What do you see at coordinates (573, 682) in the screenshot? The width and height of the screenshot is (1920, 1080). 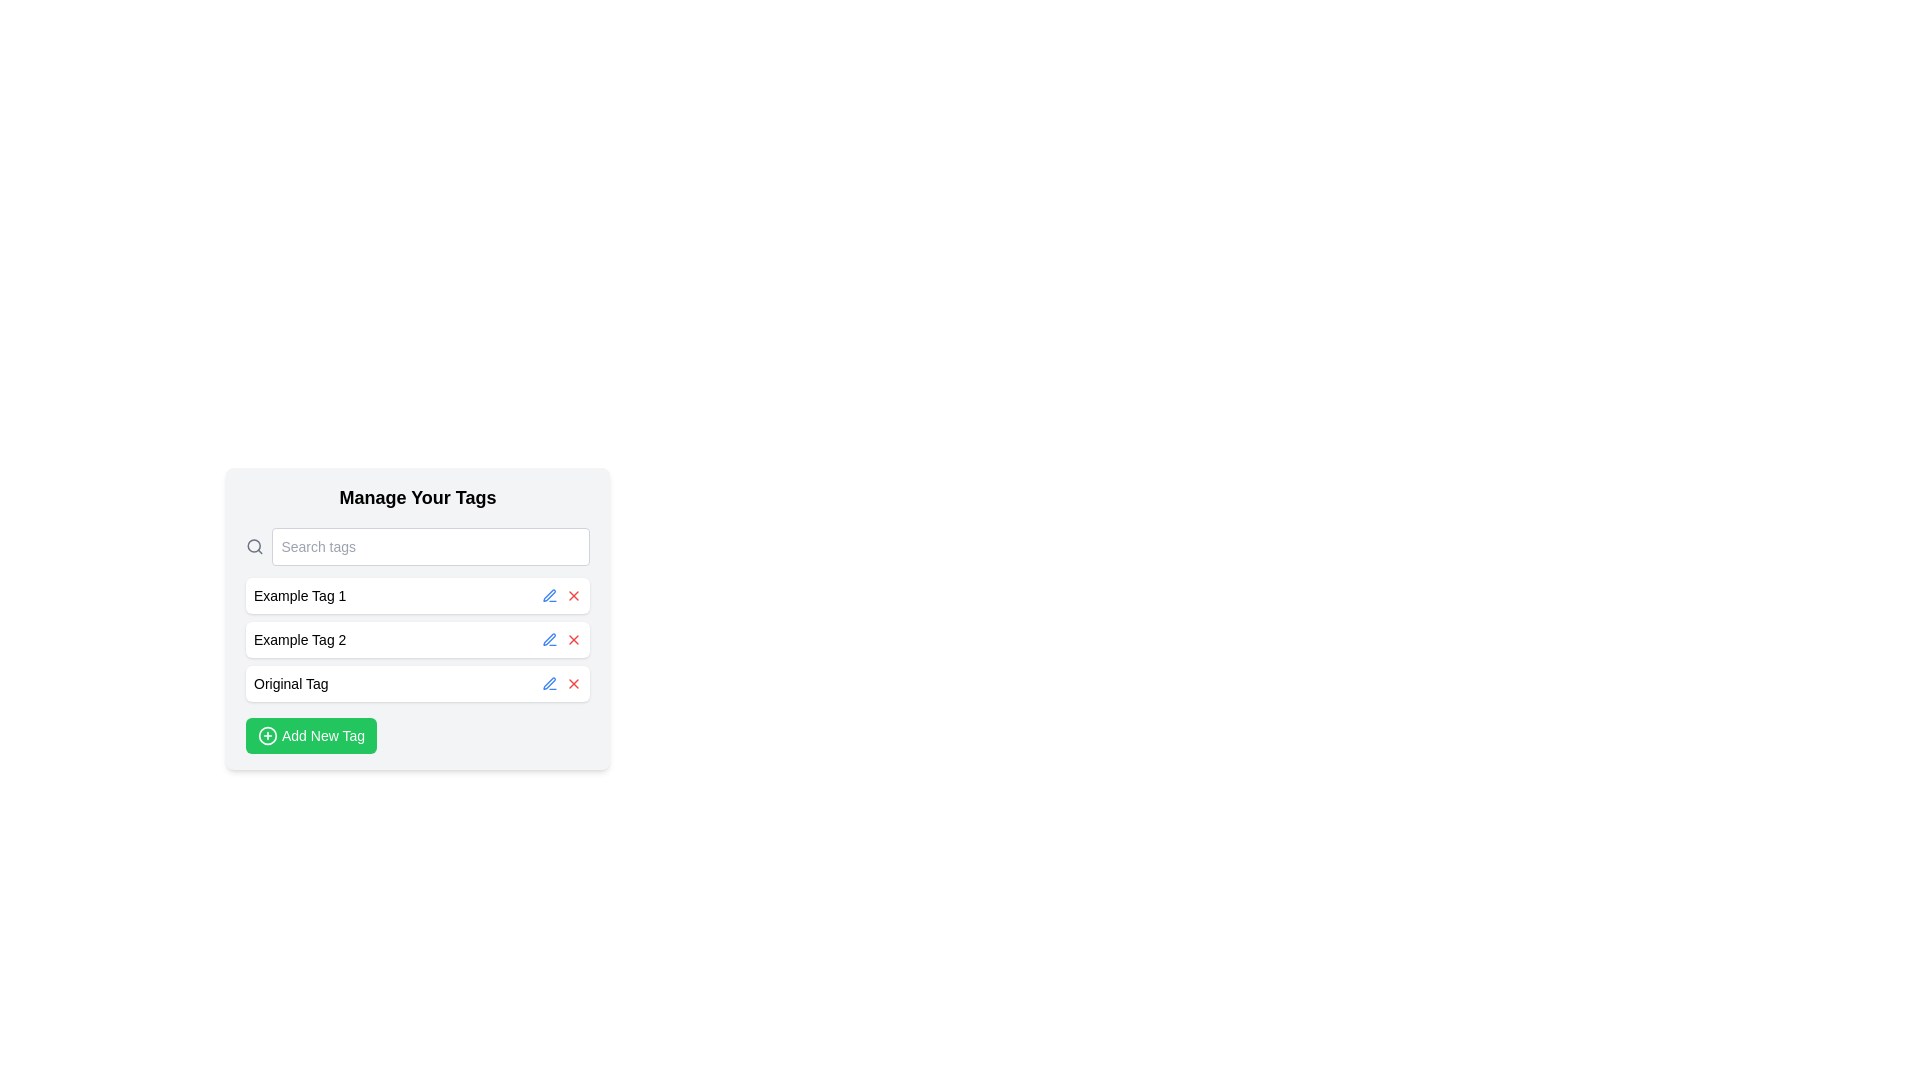 I see `the small circular button with a cross, which is styled to hover with a darker red shade, located beside the text 'Original Tag'` at bounding box center [573, 682].